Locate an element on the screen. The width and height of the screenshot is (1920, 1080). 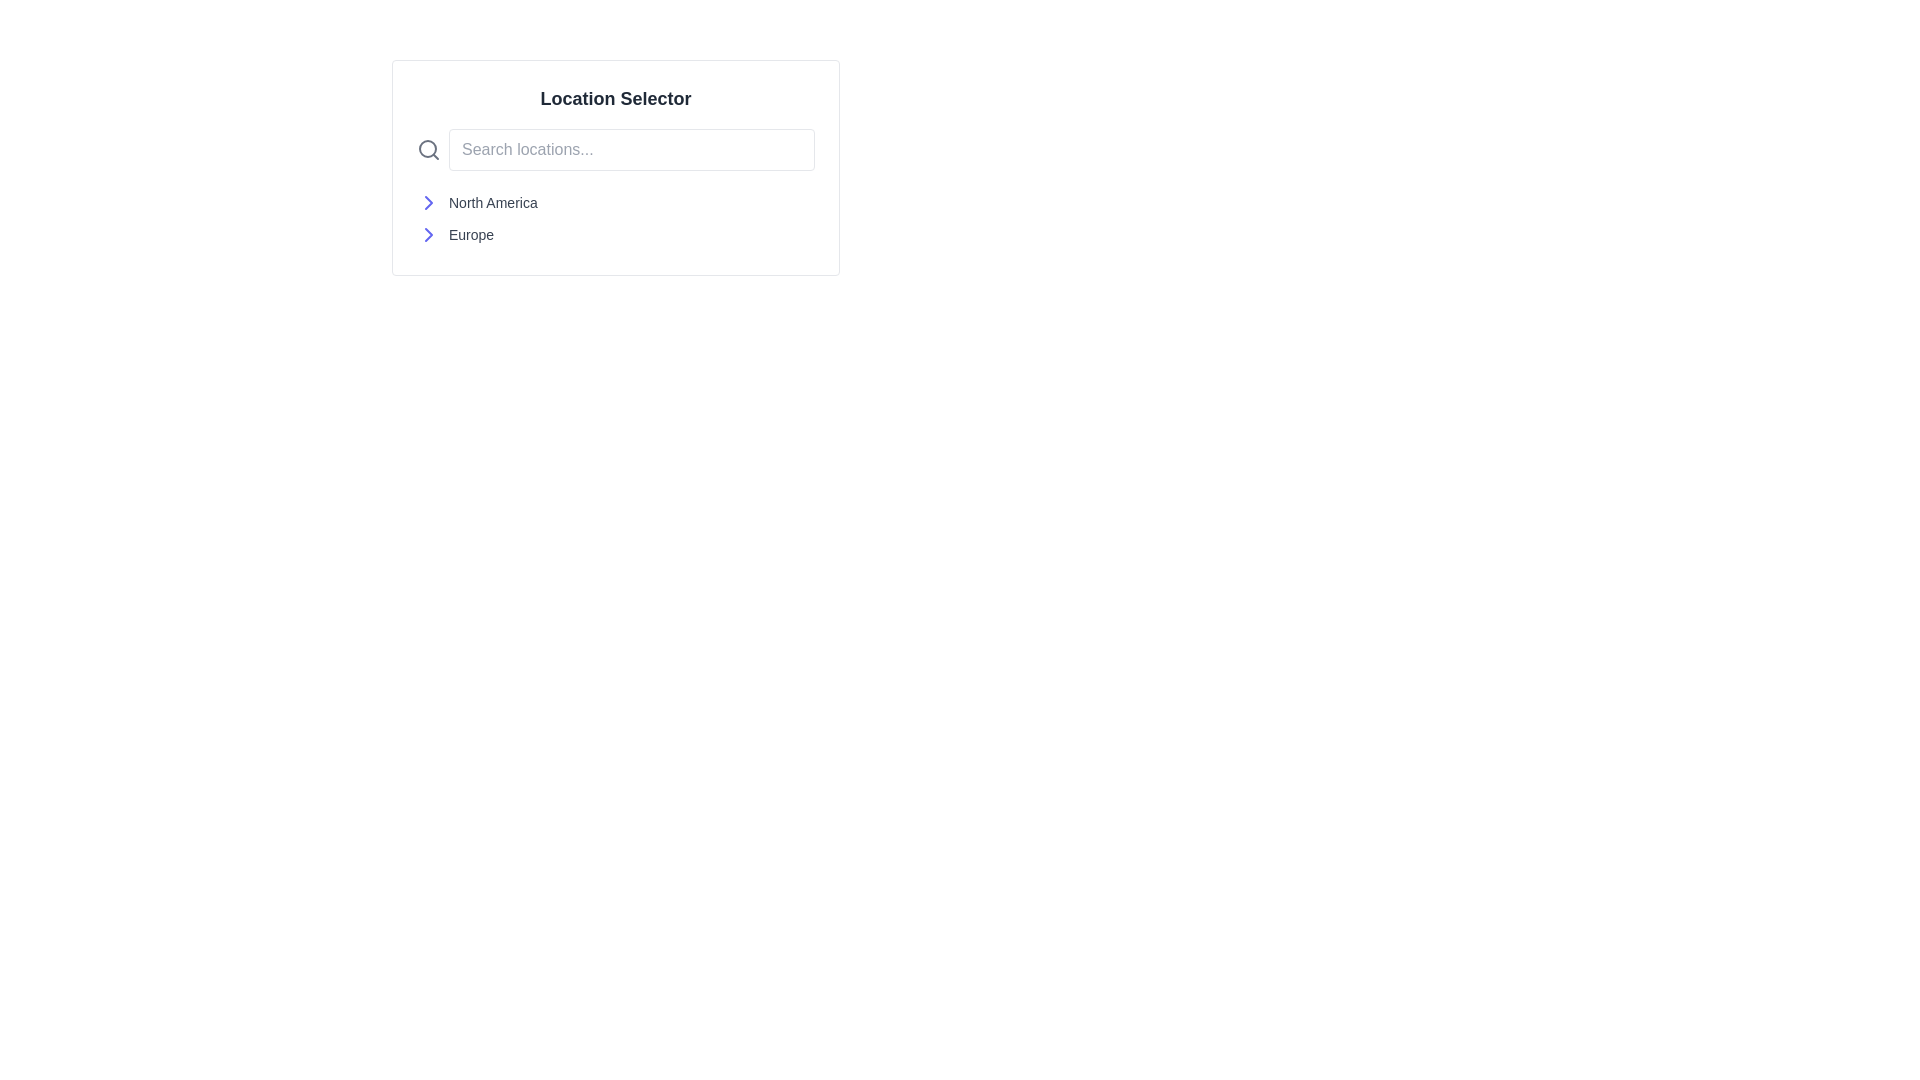
the circular part of the magnifying glass icon, which is located to the left of the 'Search locations...' text input field is located at coordinates (426, 148).